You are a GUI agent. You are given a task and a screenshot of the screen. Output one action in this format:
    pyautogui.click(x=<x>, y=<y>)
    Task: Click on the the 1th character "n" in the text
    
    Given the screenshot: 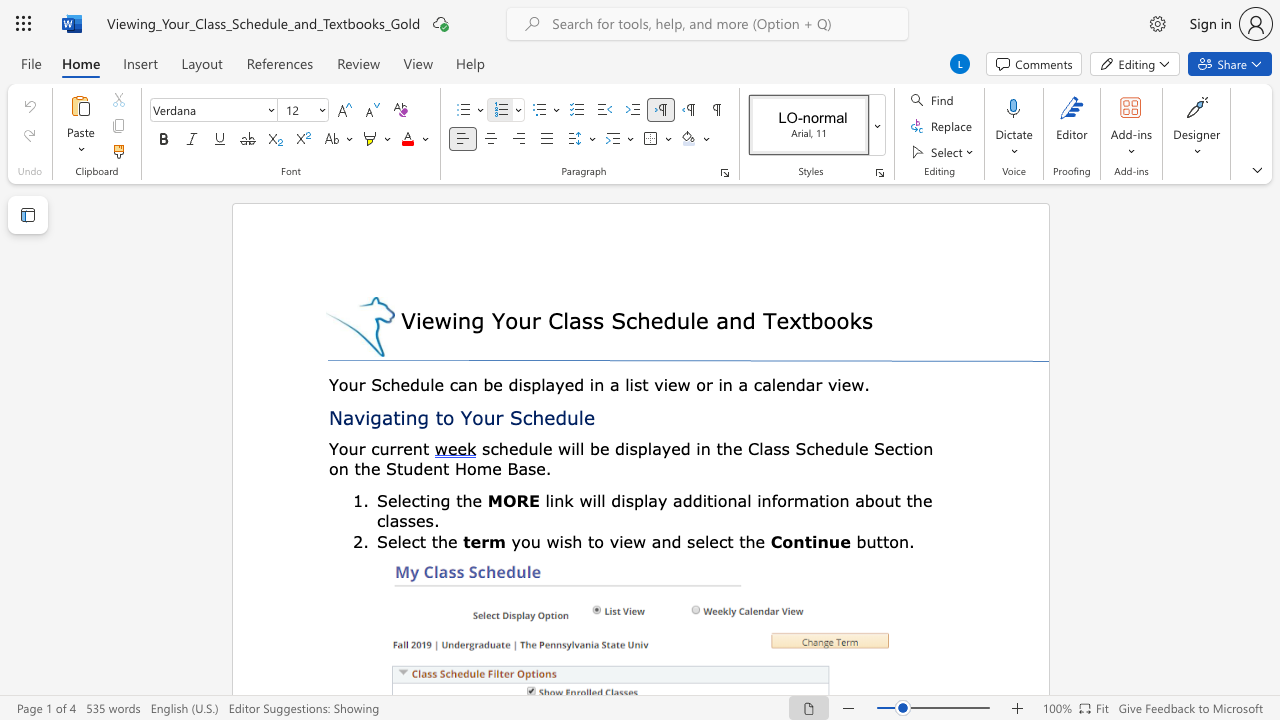 What is the action you would take?
    pyautogui.click(x=410, y=416)
    